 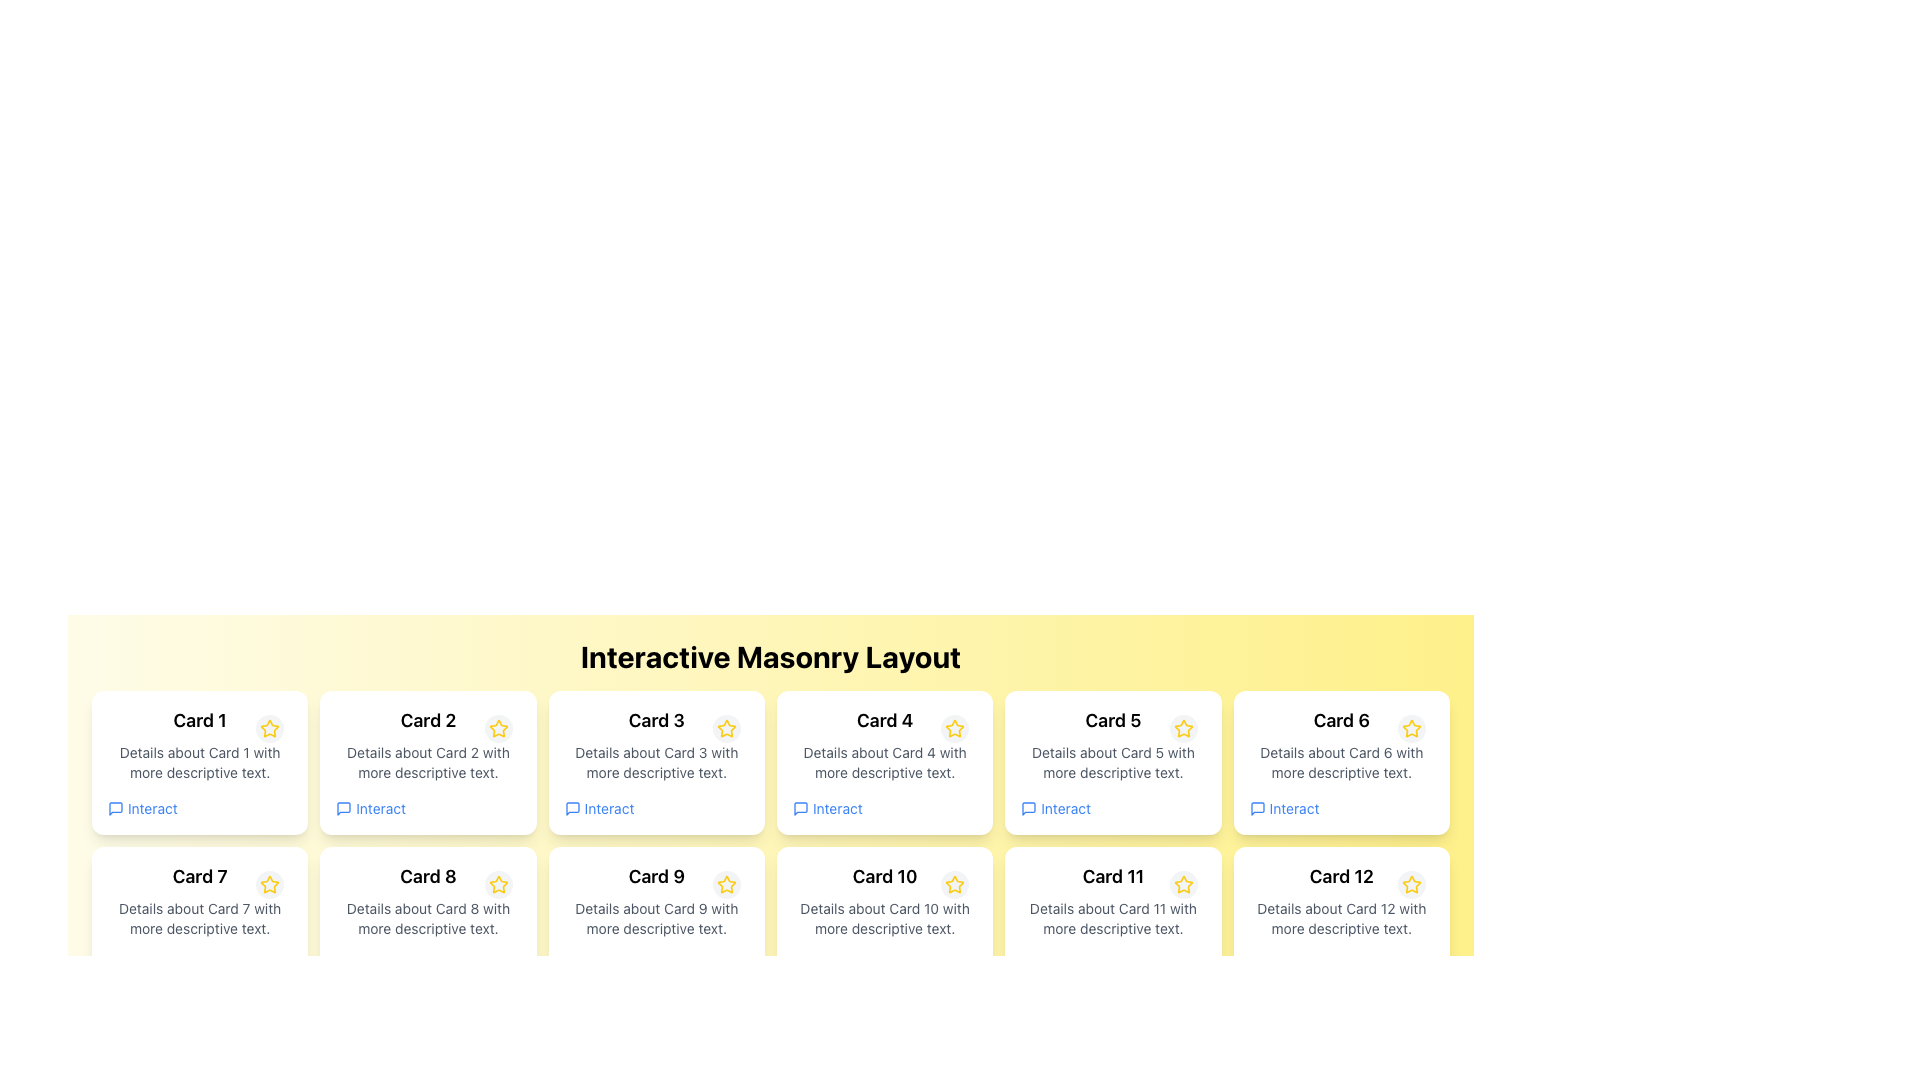 What do you see at coordinates (269, 885) in the screenshot?
I see `the icon button located in the upper-right corner of 'Card 7' in the second row, first column of the card grid layout to interact with it` at bounding box center [269, 885].